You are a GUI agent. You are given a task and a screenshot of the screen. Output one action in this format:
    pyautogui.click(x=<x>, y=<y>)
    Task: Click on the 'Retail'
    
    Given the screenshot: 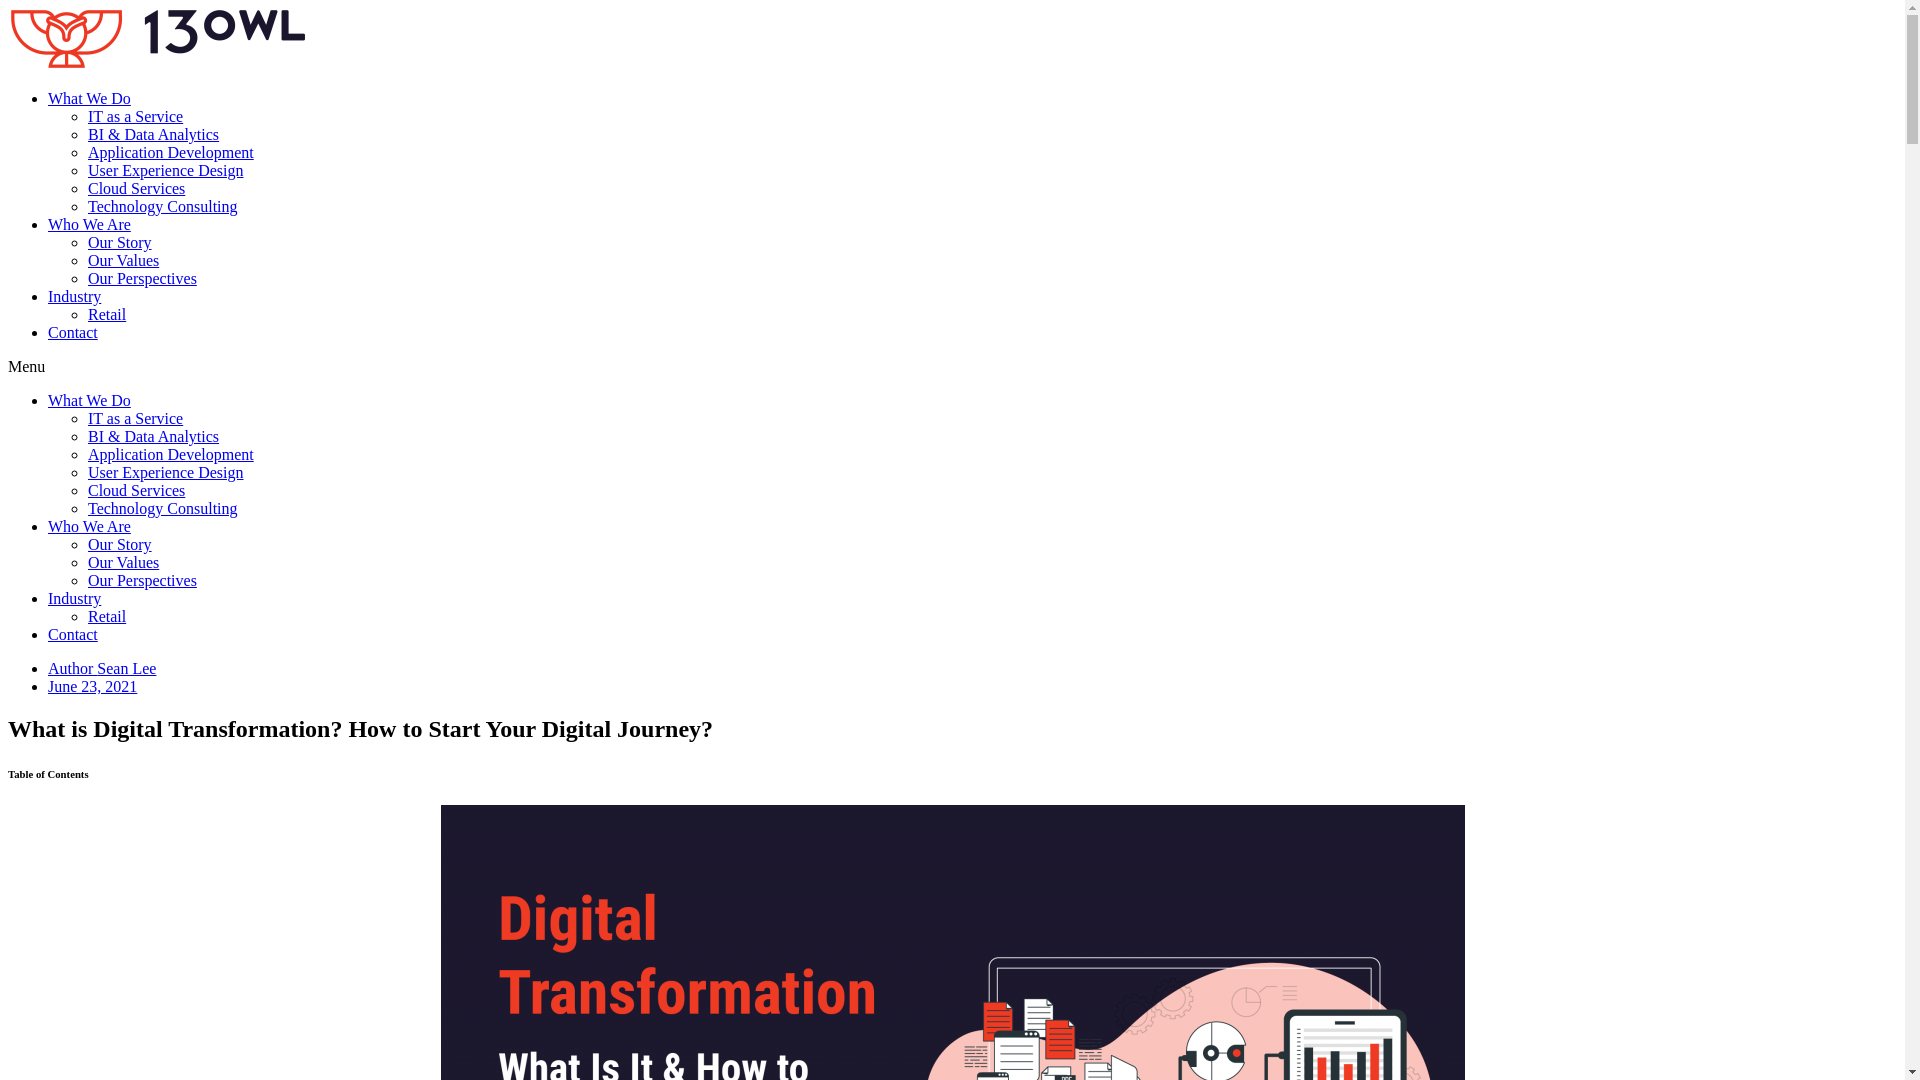 What is the action you would take?
    pyautogui.click(x=86, y=314)
    